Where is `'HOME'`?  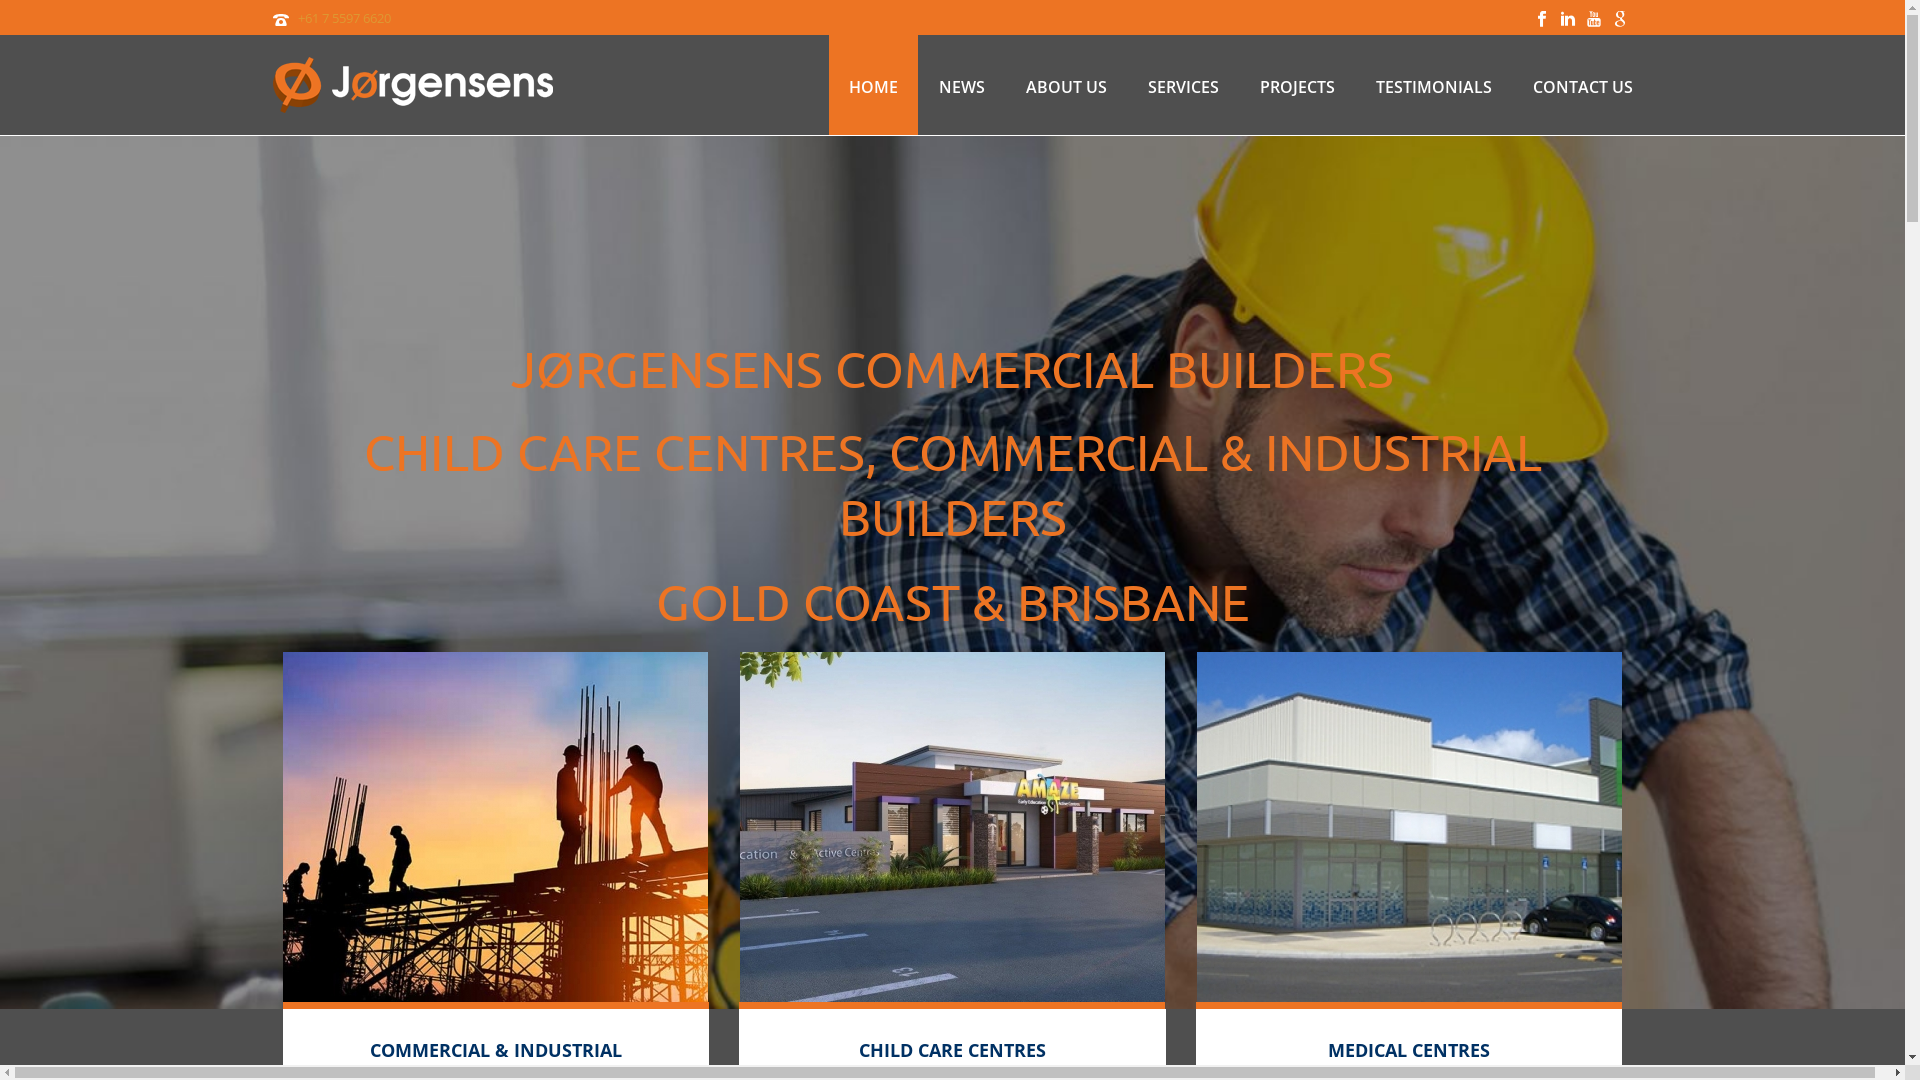 'HOME' is located at coordinates (872, 83).